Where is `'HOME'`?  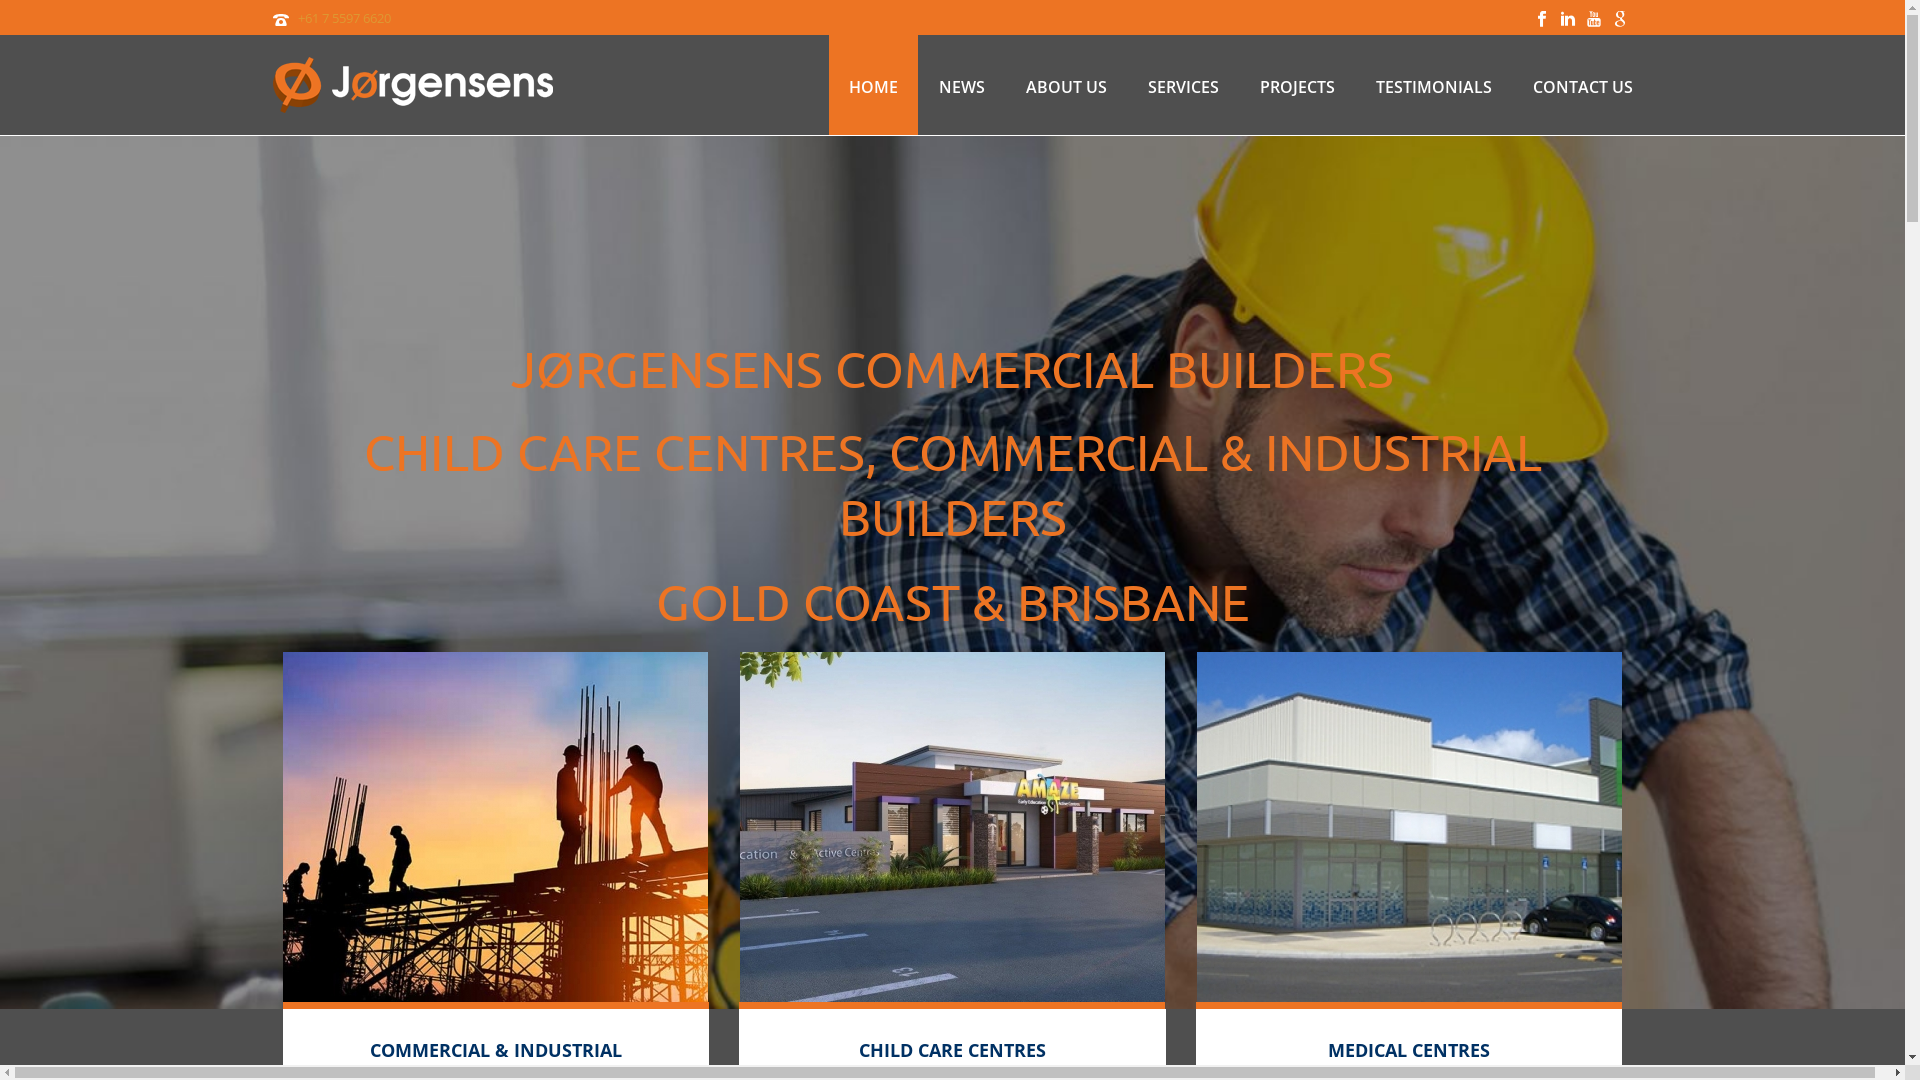 'HOME' is located at coordinates (872, 83).